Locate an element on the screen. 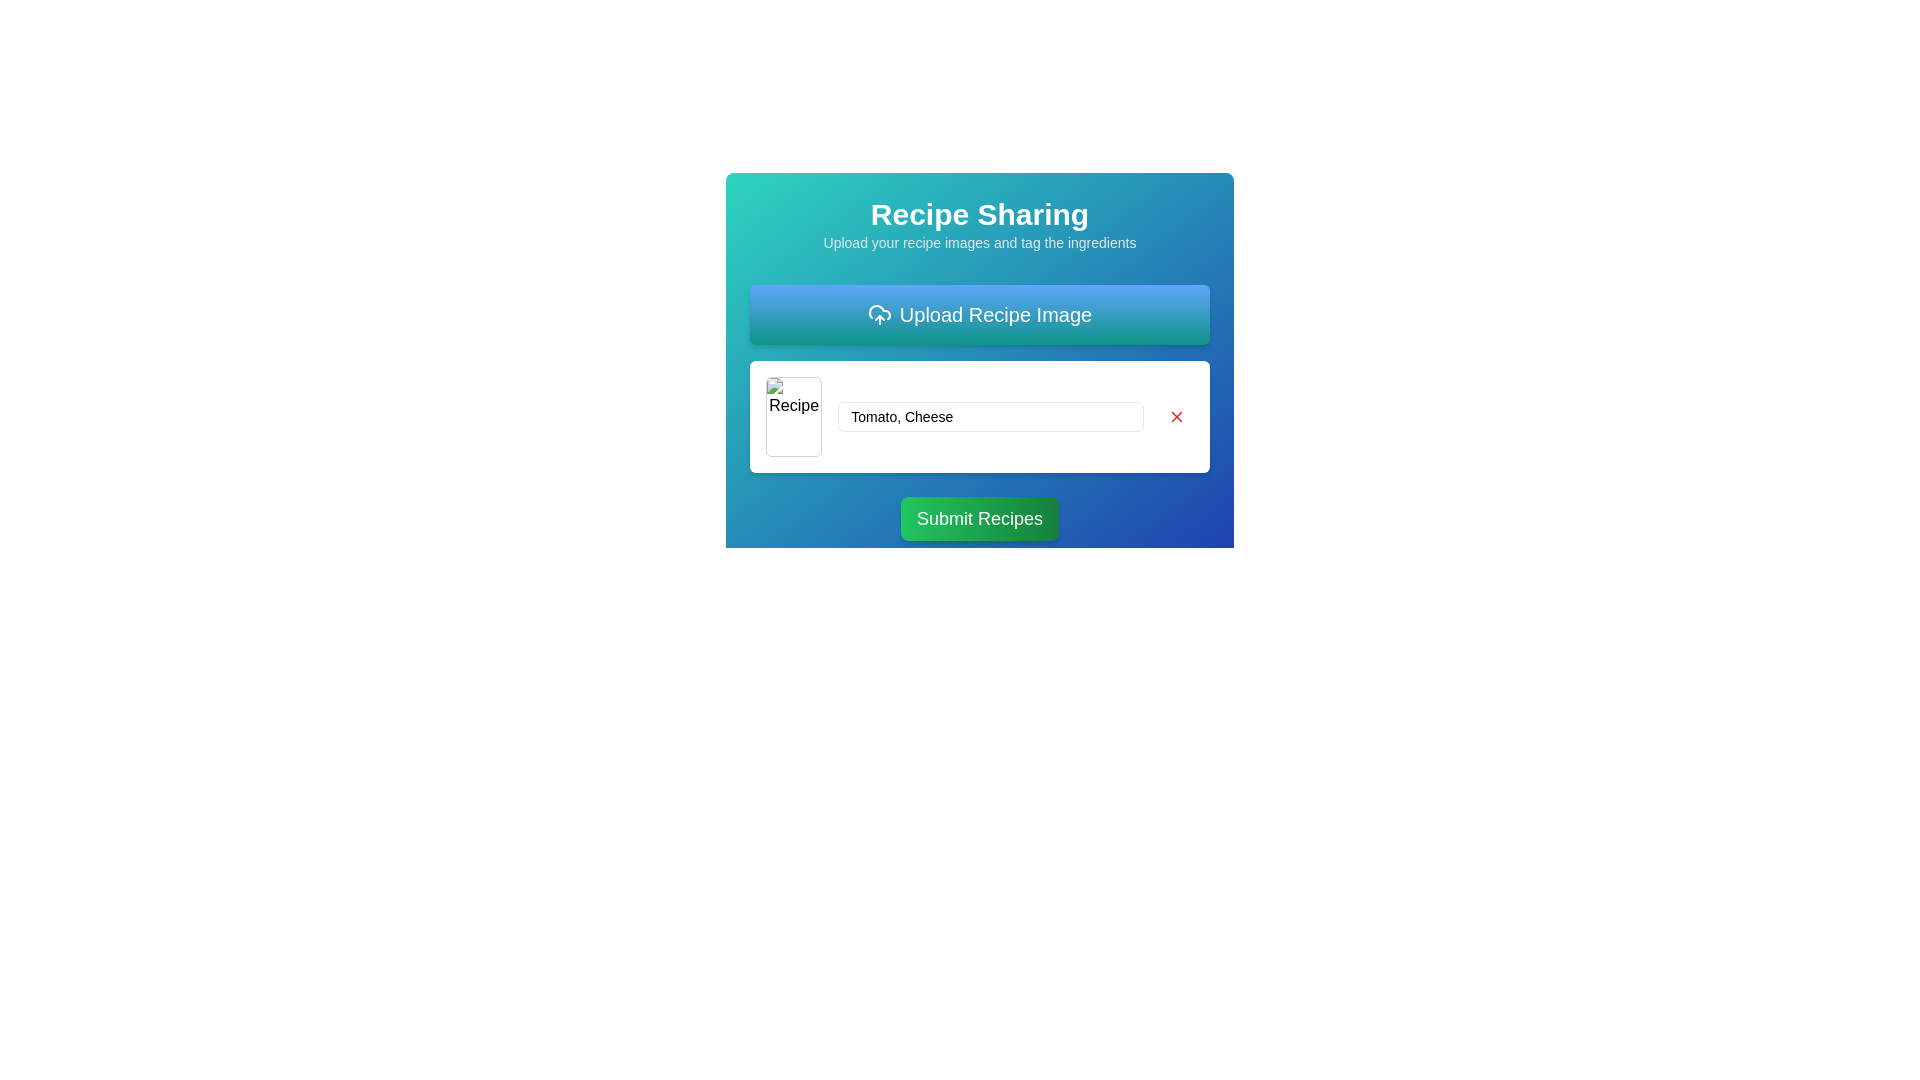  the cloud icon, which is the middle component of the 'Upload Recipe Image' button, characterized by its rounded contour and arc pattern is located at coordinates (879, 312).